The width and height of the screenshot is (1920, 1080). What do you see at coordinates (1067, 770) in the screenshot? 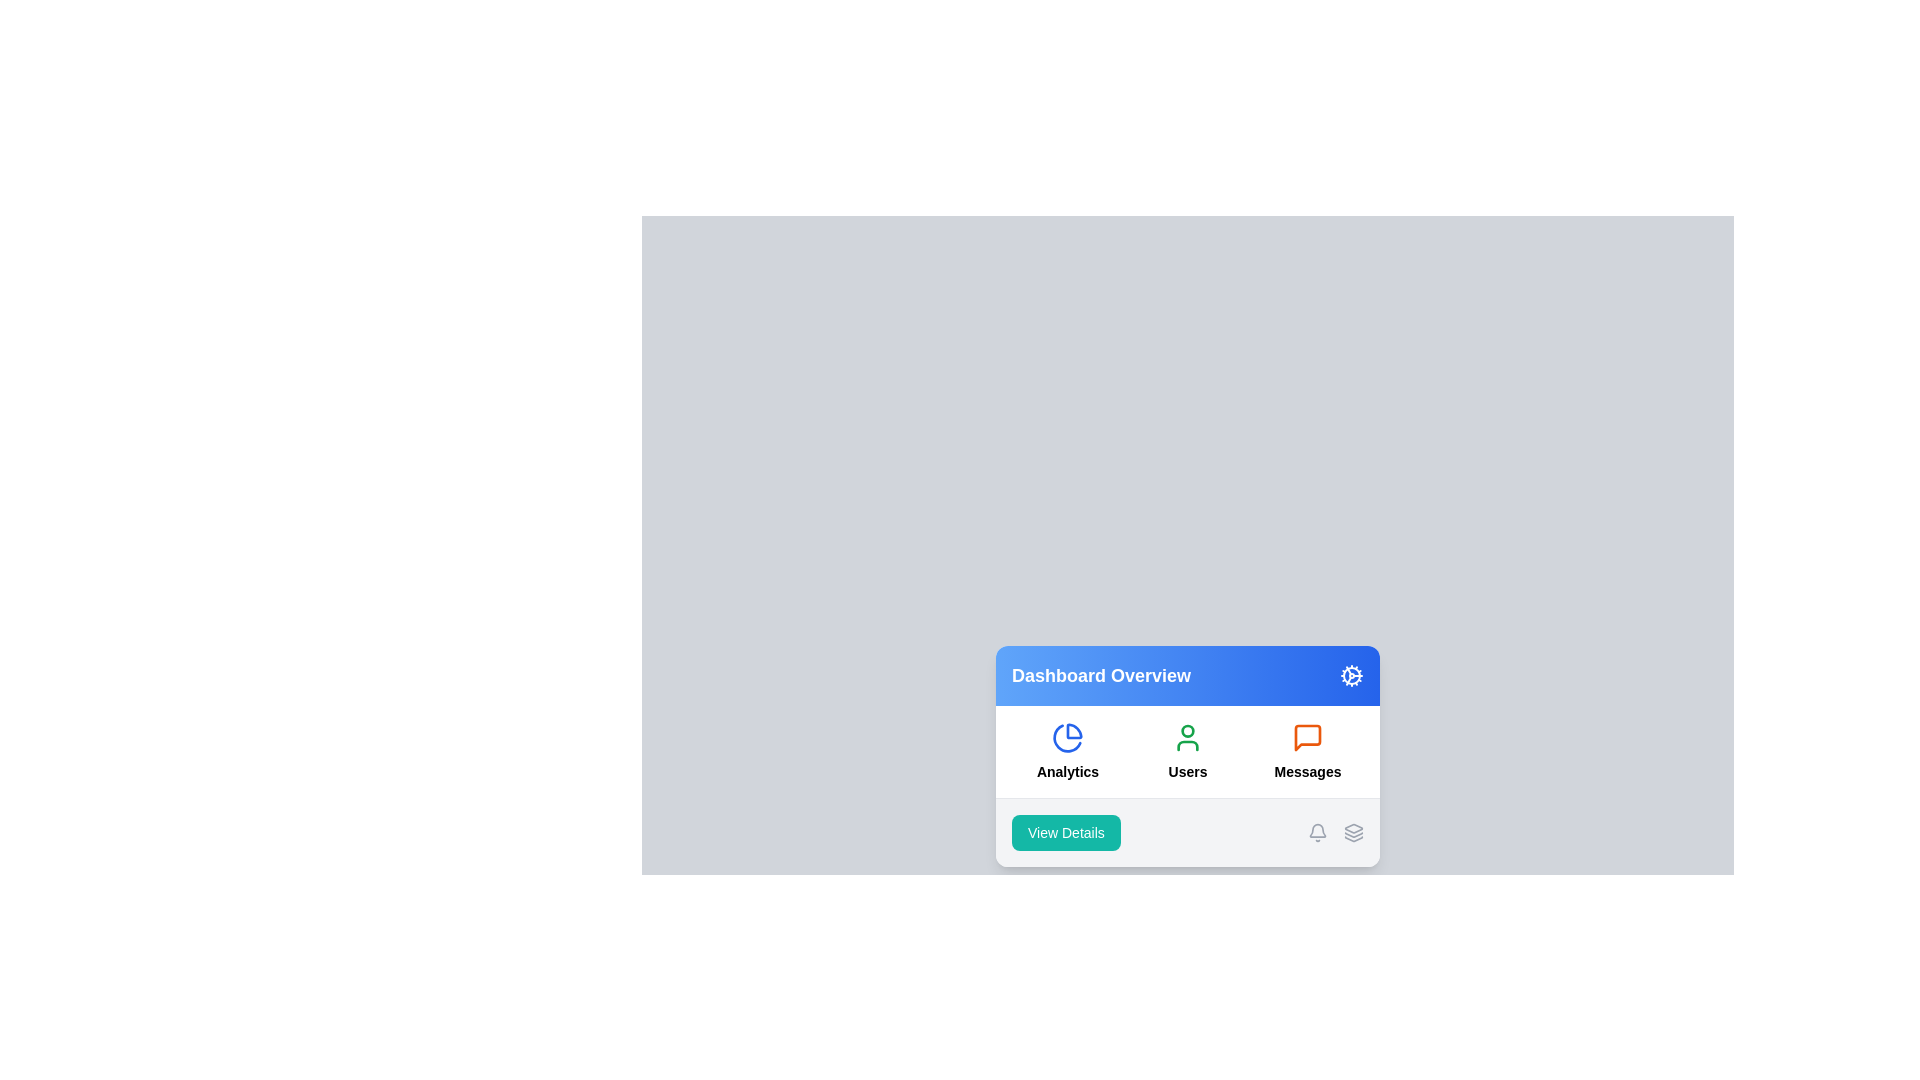
I see `the text label reading 'Analytics', which is styled in bold and located below a blue pie chart icon in the 'Dashboard Overview' module` at bounding box center [1067, 770].